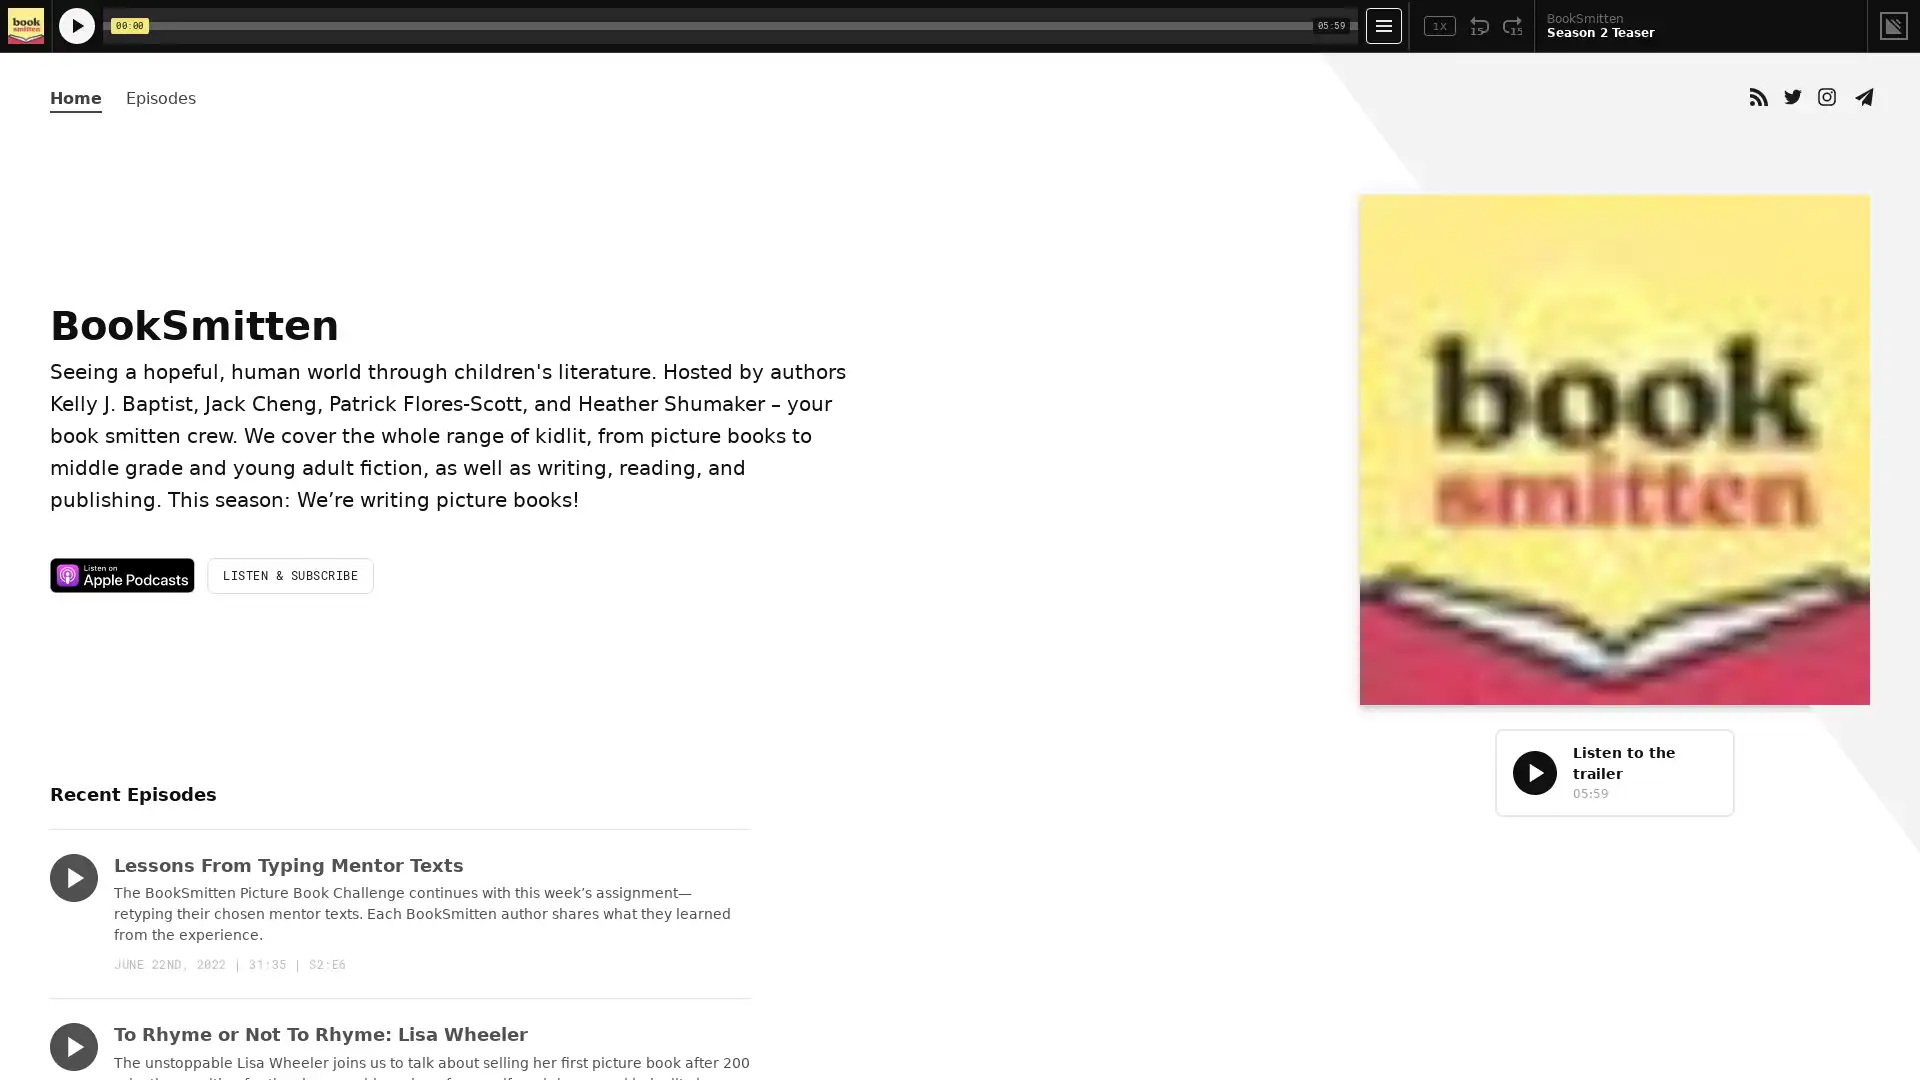  Describe the element at coordinates (1440, 26) in the screenshot. I see `Toggle Speed: Current Speed 1x` at that location.